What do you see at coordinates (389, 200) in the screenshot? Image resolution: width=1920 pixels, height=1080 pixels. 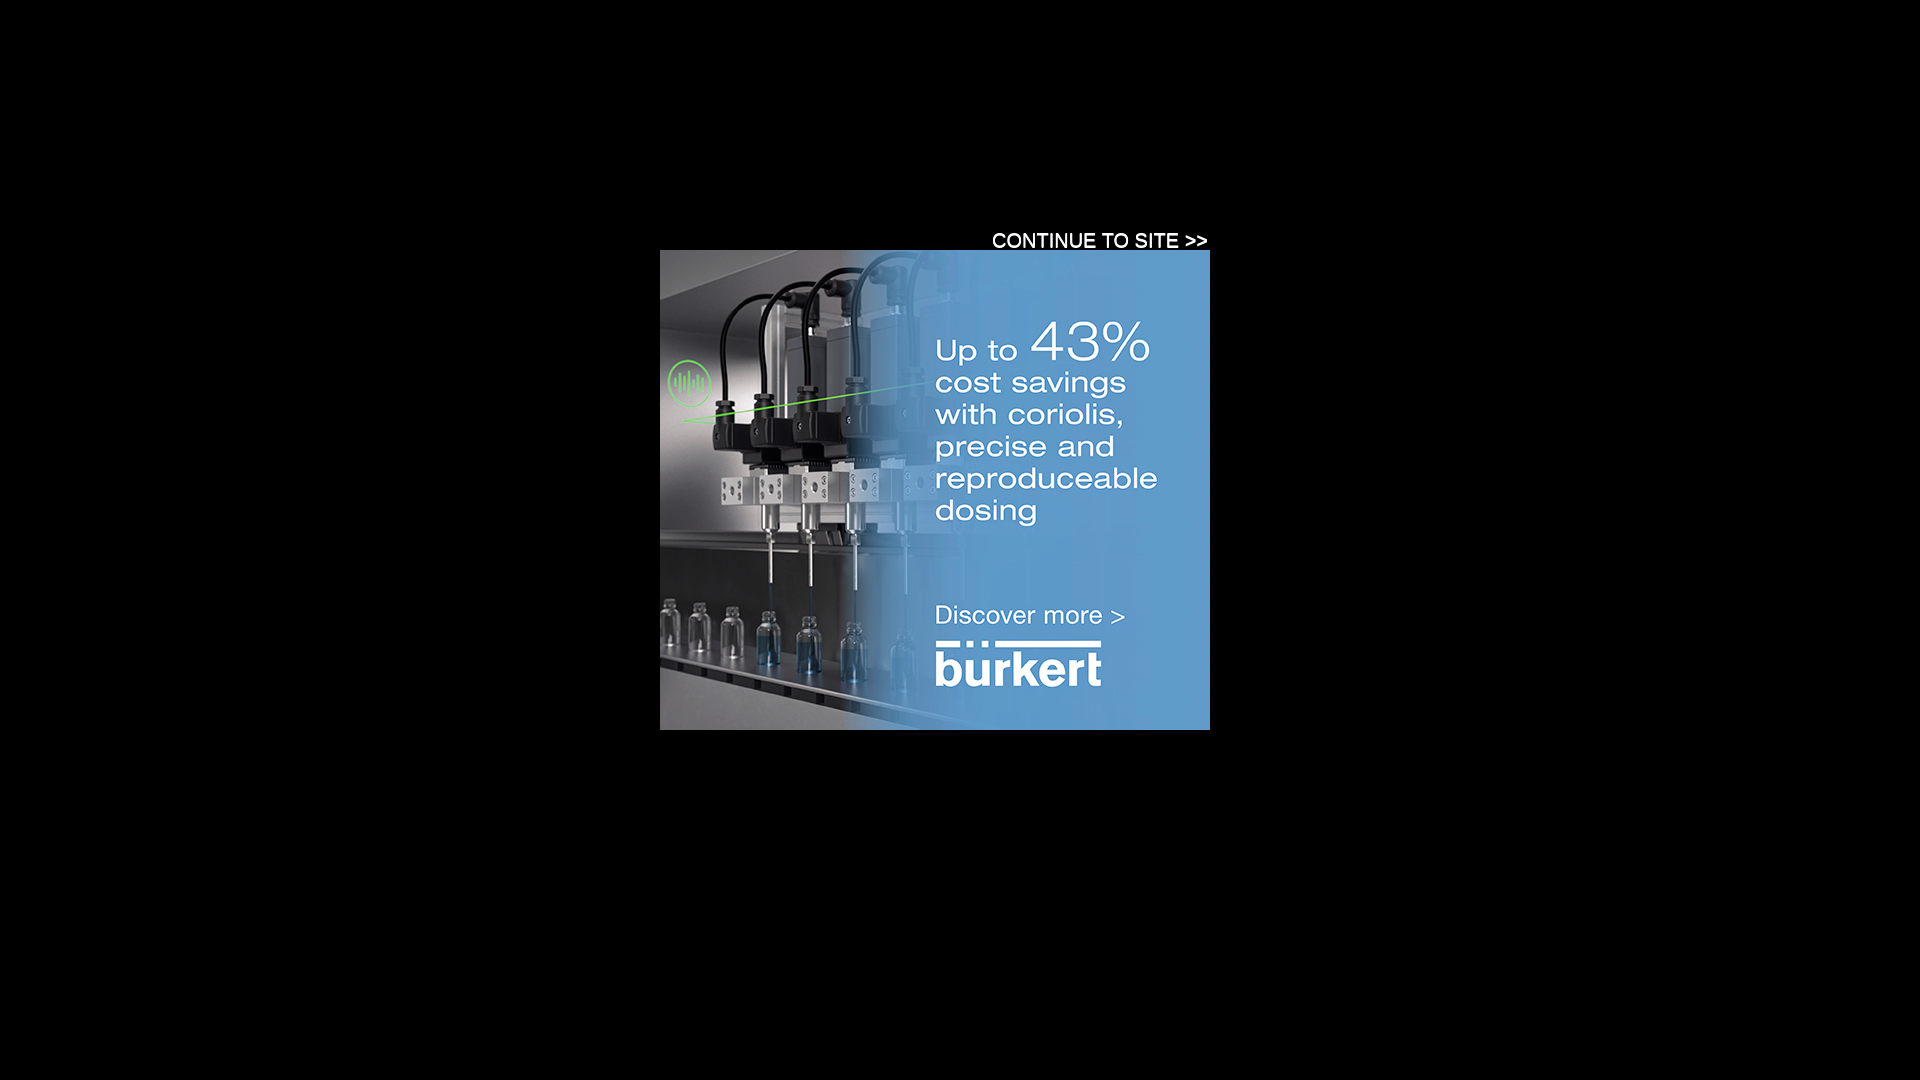 I see `'Instrumentation'` at bounding box center [389, 200].